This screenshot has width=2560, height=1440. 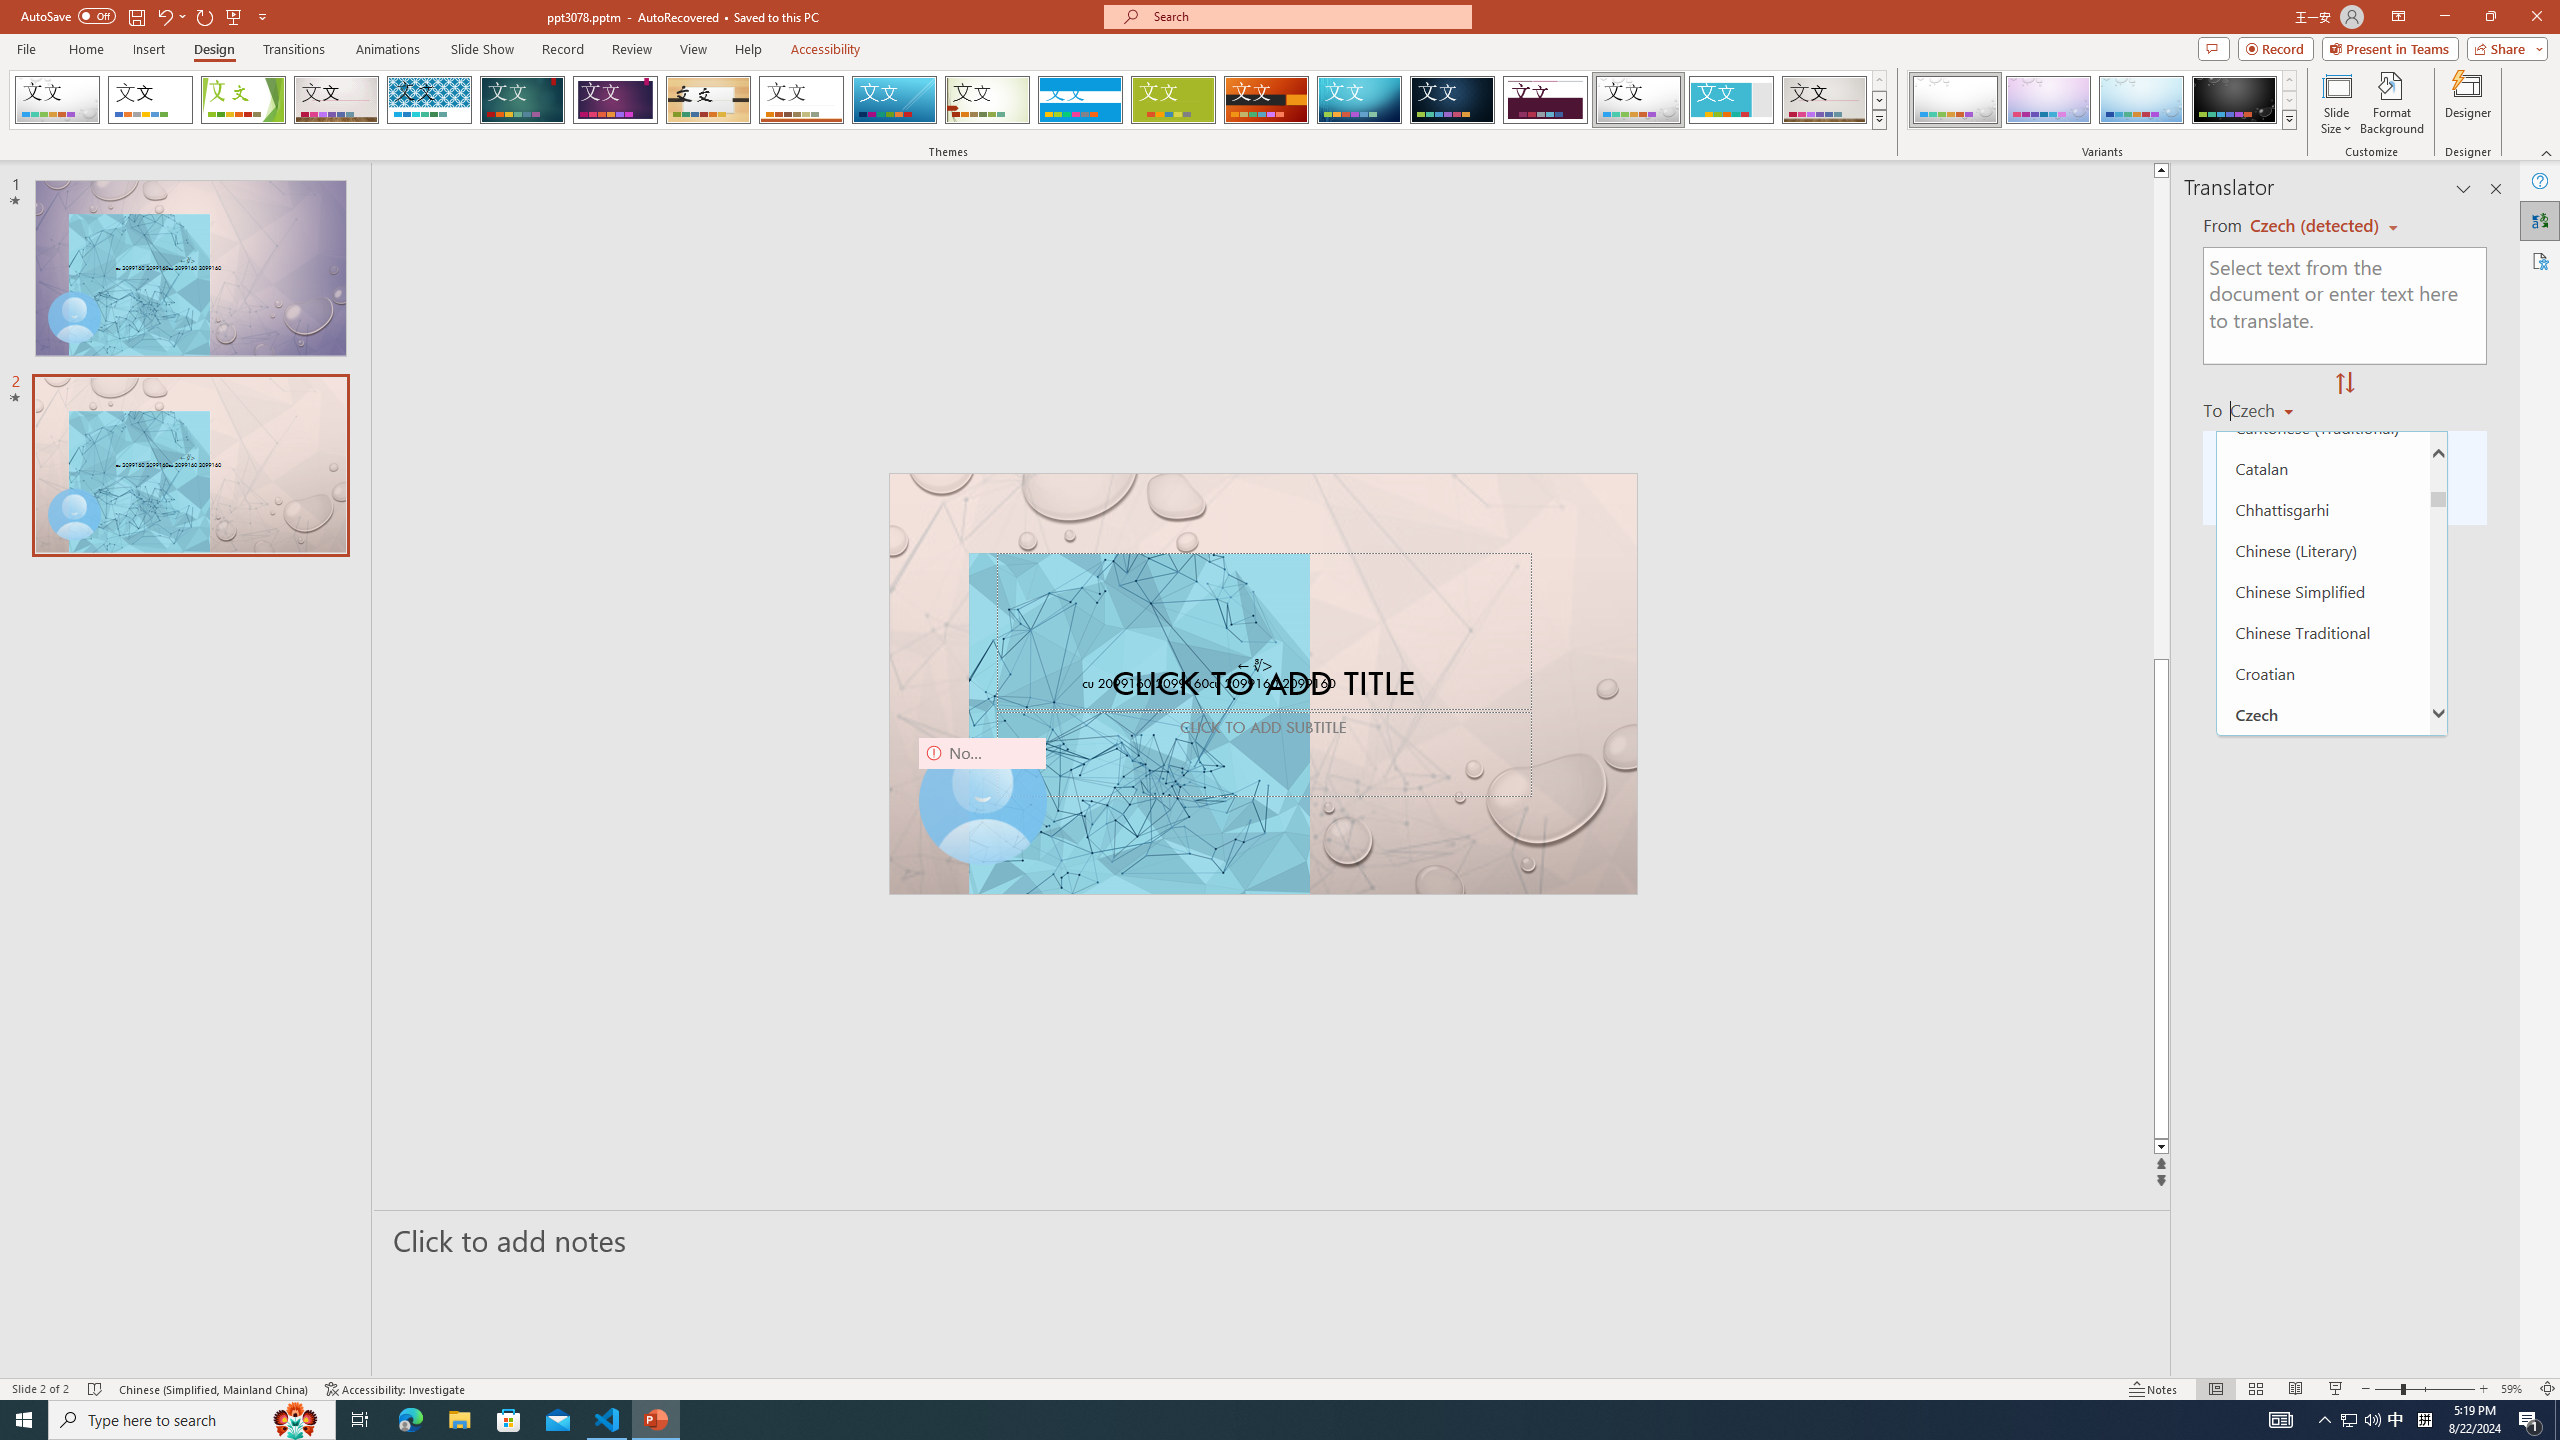 I want to click on 'Retrospect', so click(x=800, y=99).